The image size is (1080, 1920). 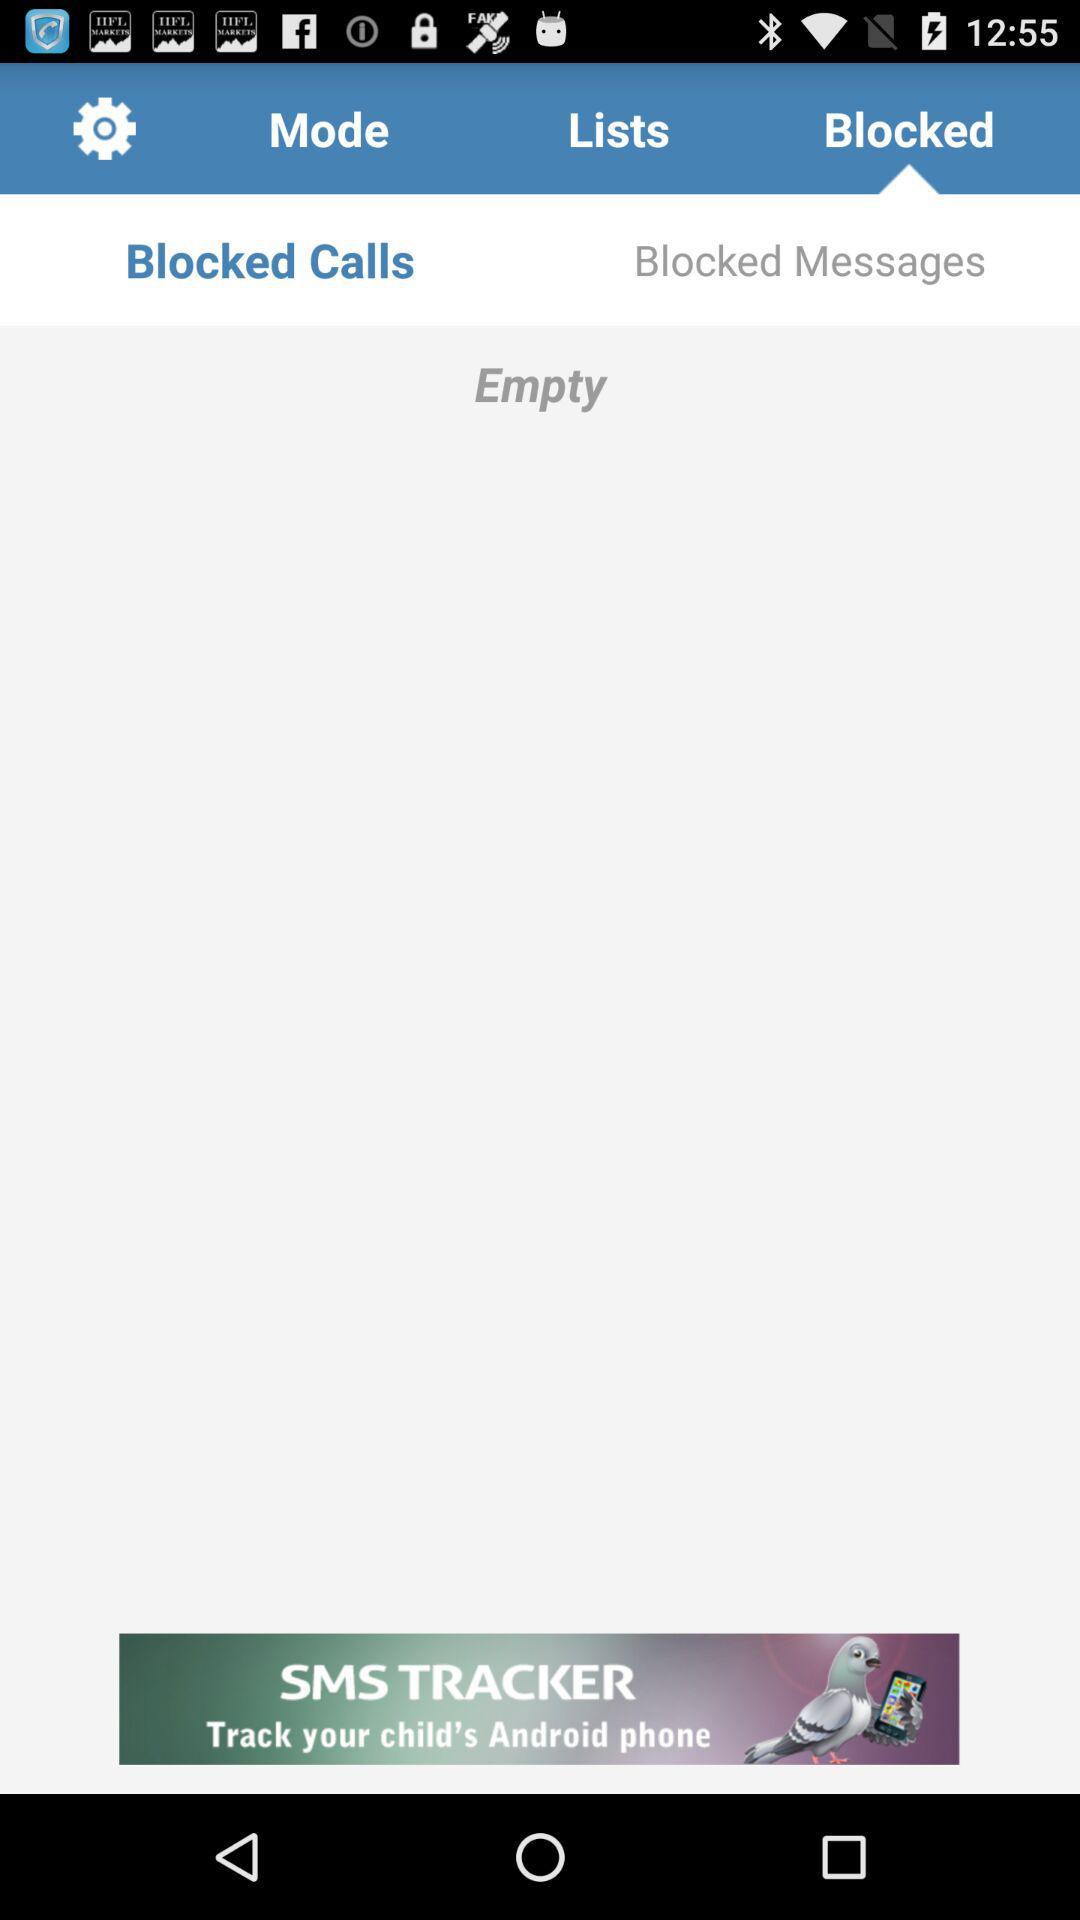 What do you see at coordinates (618, 127) in the screenshot?
I see `the item to the left of blocked item` at bounding box center [618, 127].